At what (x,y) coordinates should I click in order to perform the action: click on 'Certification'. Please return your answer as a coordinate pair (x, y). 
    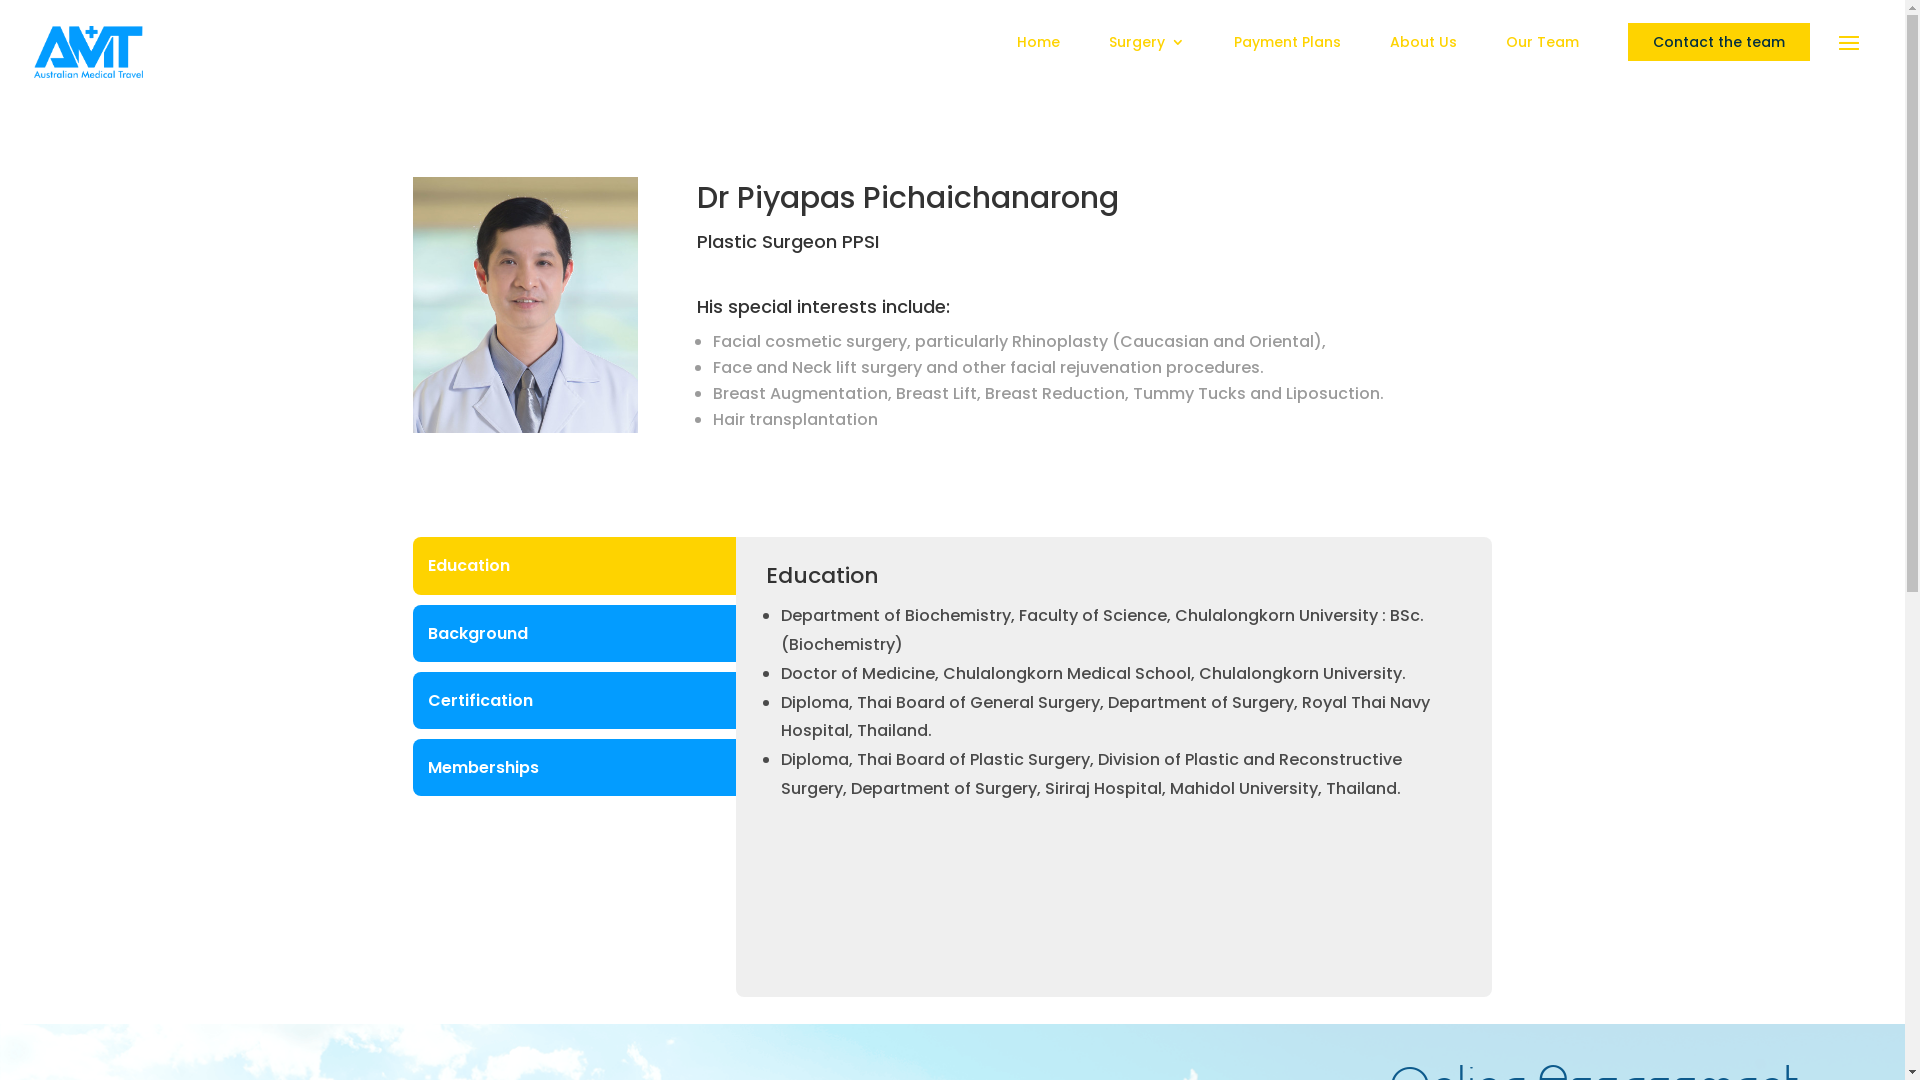
    Looking at the image, I should click on (573, 699).